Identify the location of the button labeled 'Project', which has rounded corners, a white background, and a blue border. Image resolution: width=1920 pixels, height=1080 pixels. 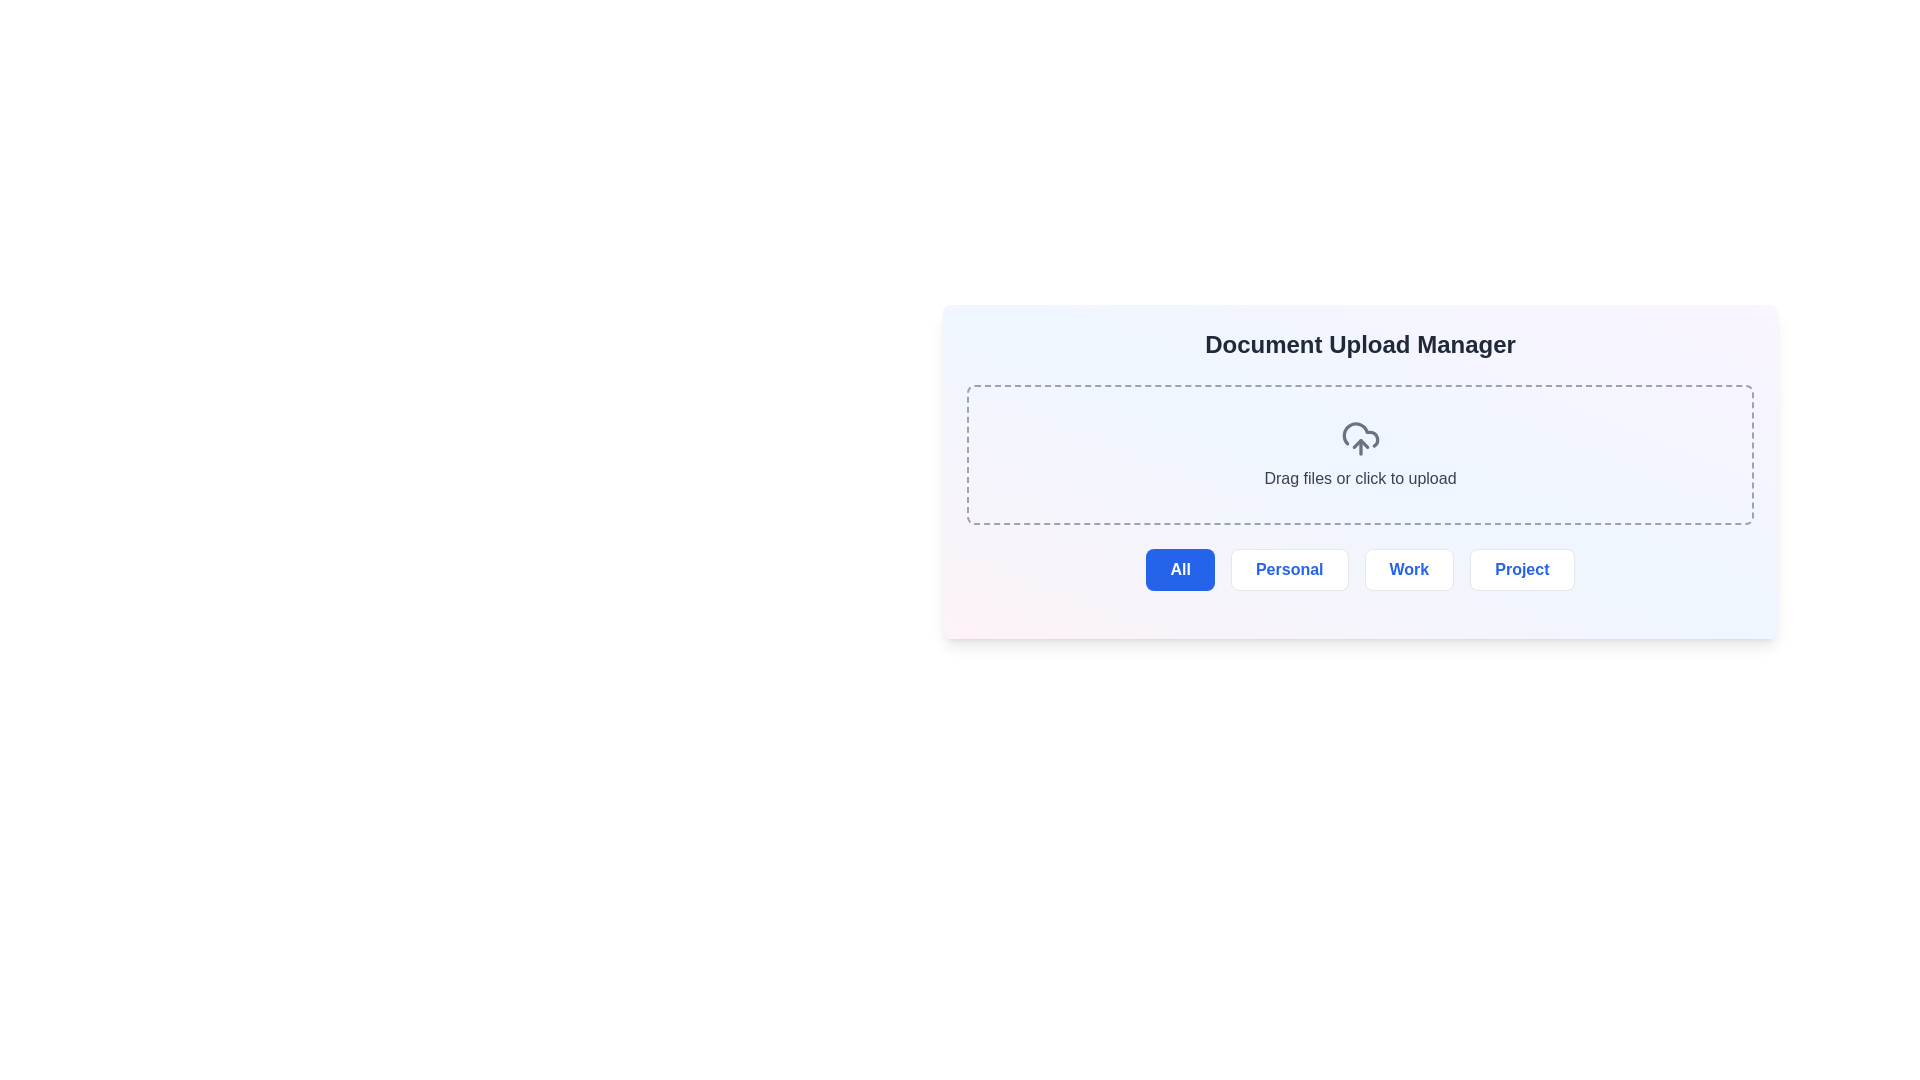
(1521, 570).